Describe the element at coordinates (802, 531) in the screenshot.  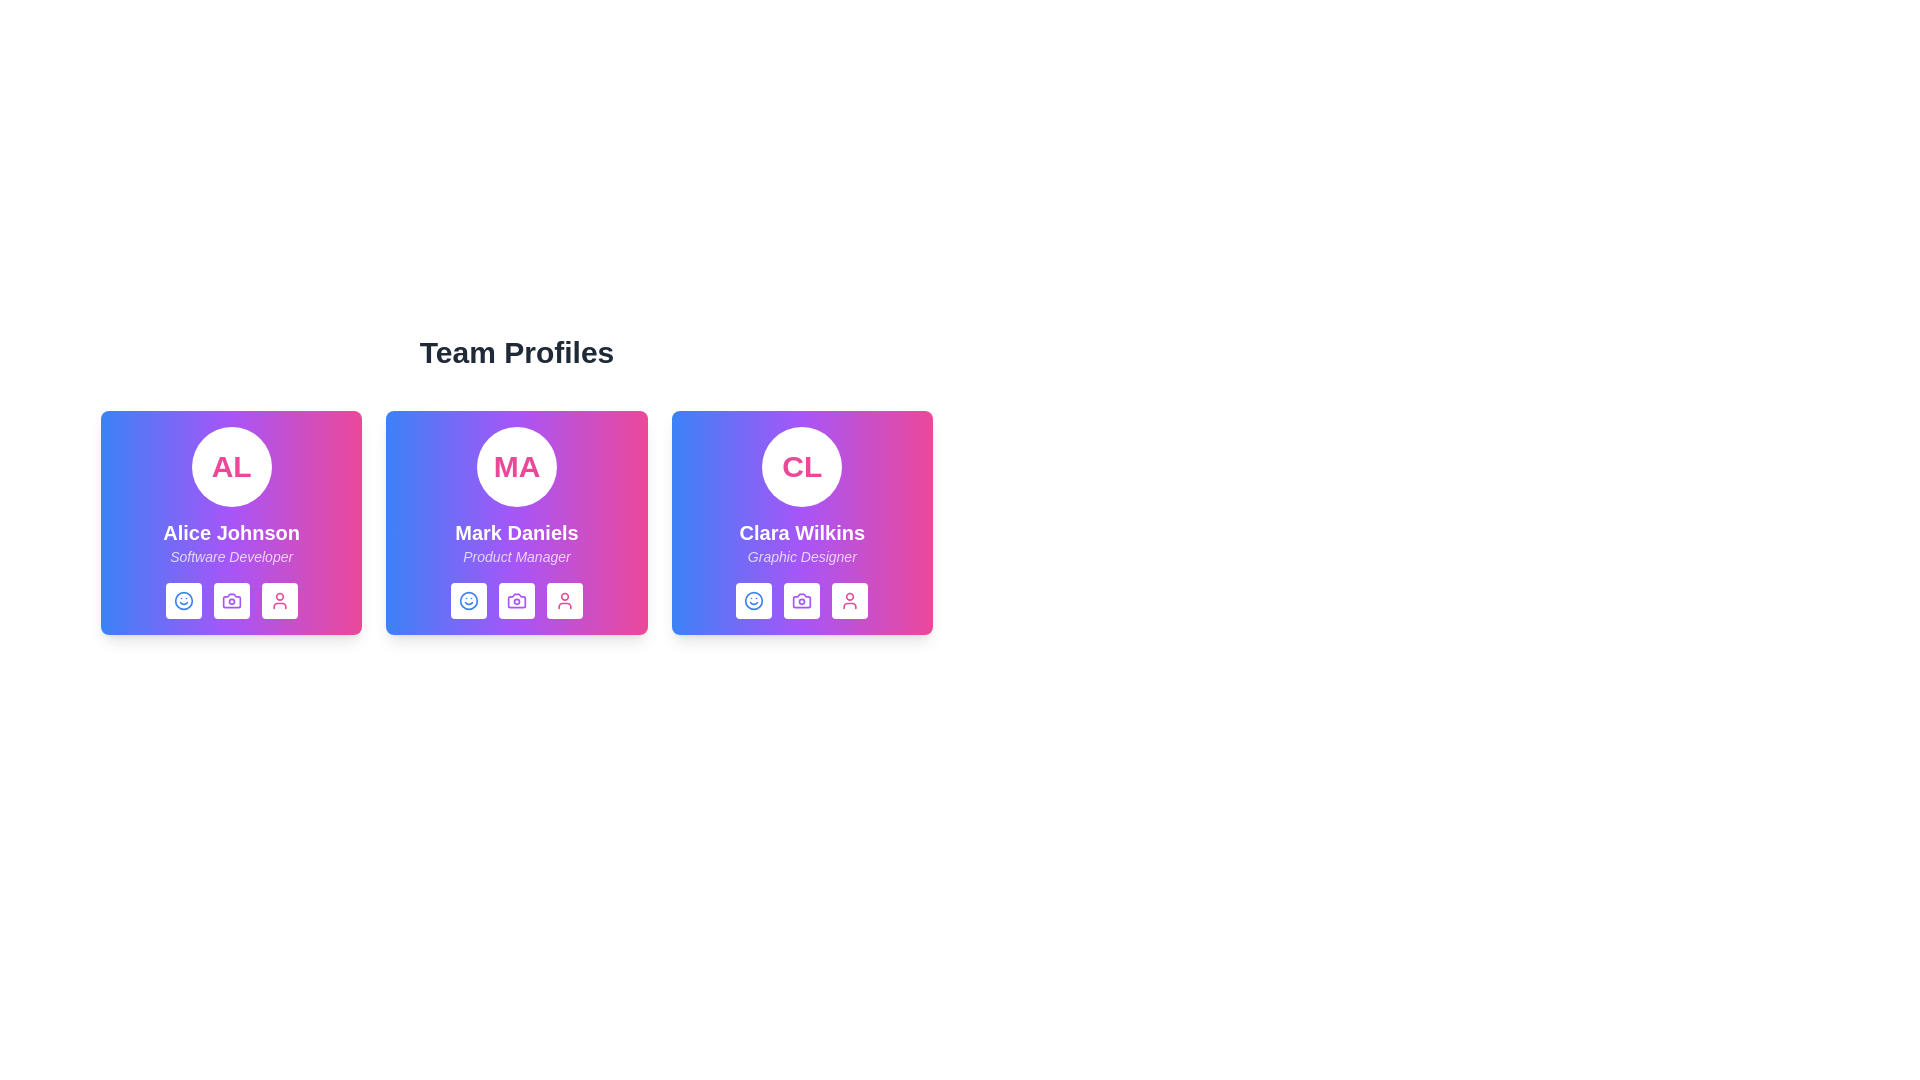
I see `the text label 'Clara Wilkins' which is displayed in bold and slightly larger font size, located within a gradient background profile card, situated below the initials 'CL' and above 'Graphic Designer'` at that location.